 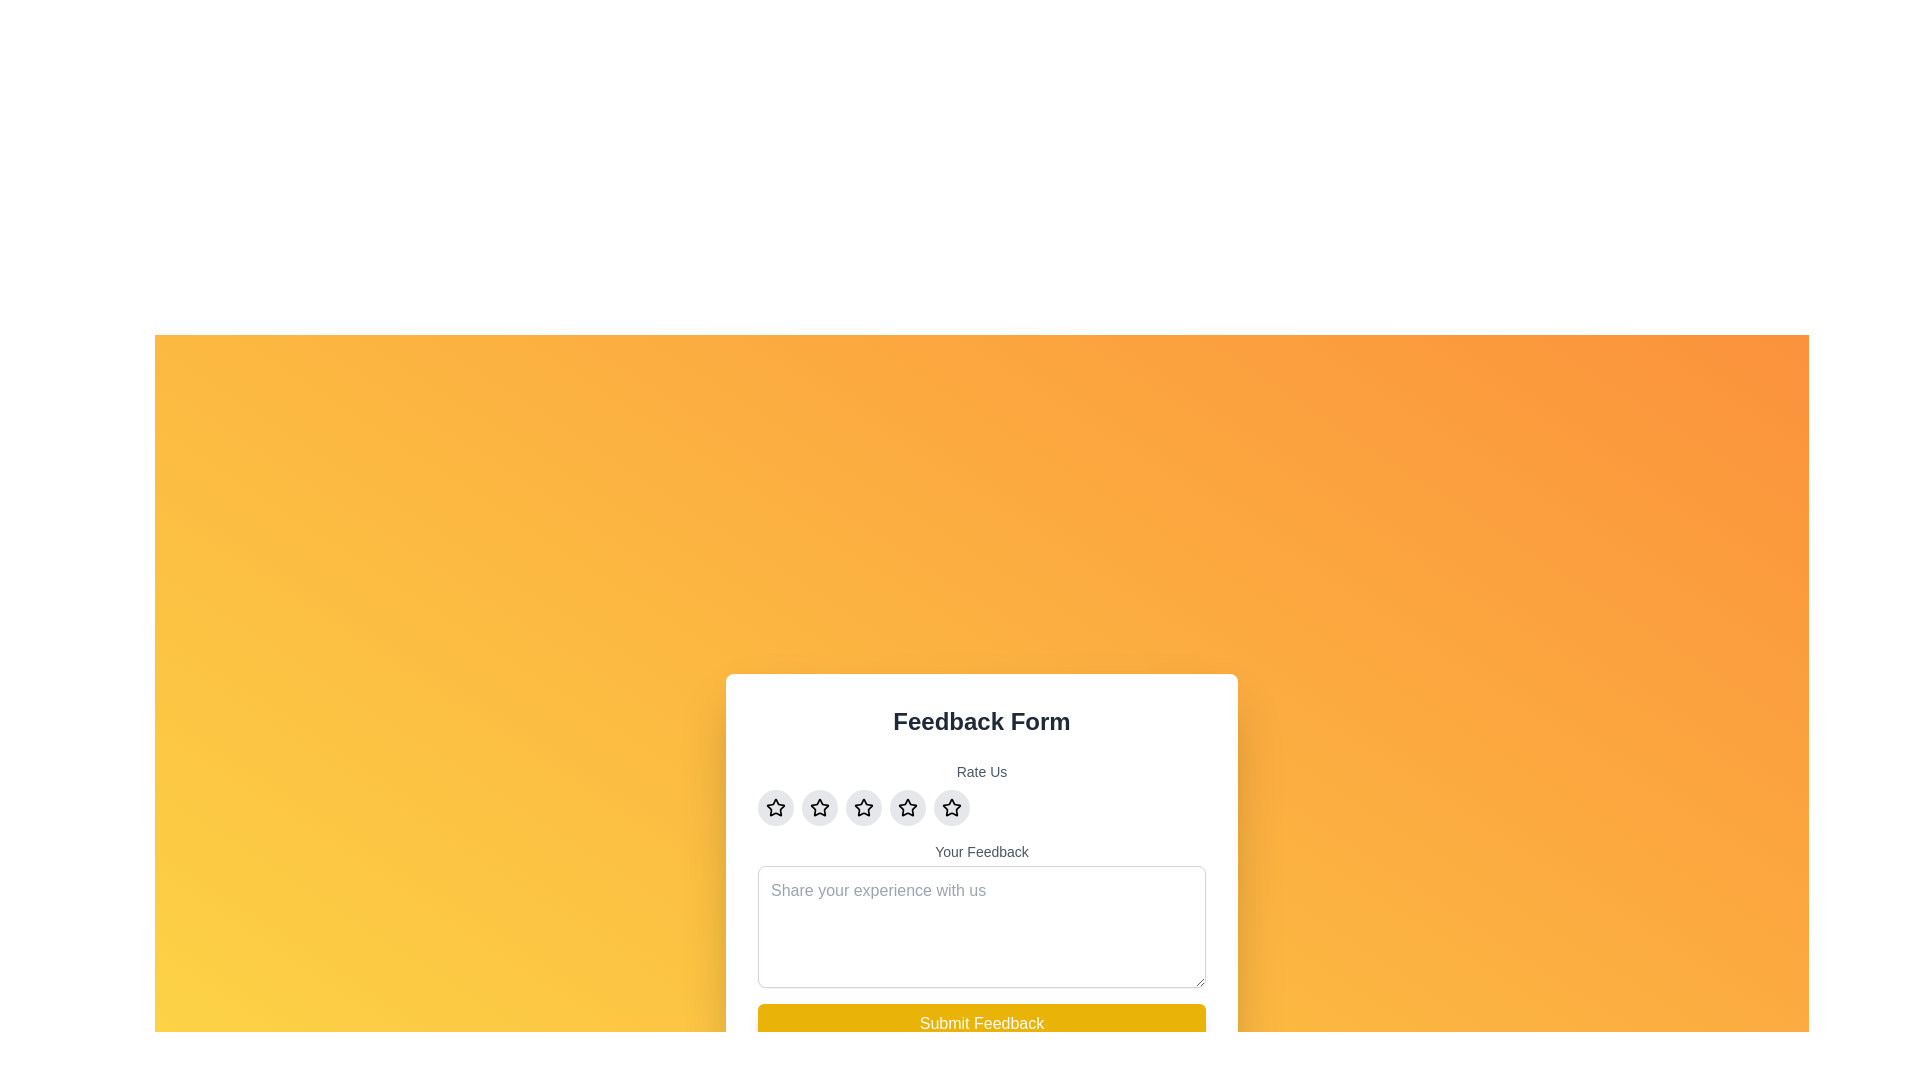 What do you see at coordinates (864, 806) in the screenshot?
I see `the third star icon in the rating section below the 'Rate Us' label` at bounding box center [864, 806].